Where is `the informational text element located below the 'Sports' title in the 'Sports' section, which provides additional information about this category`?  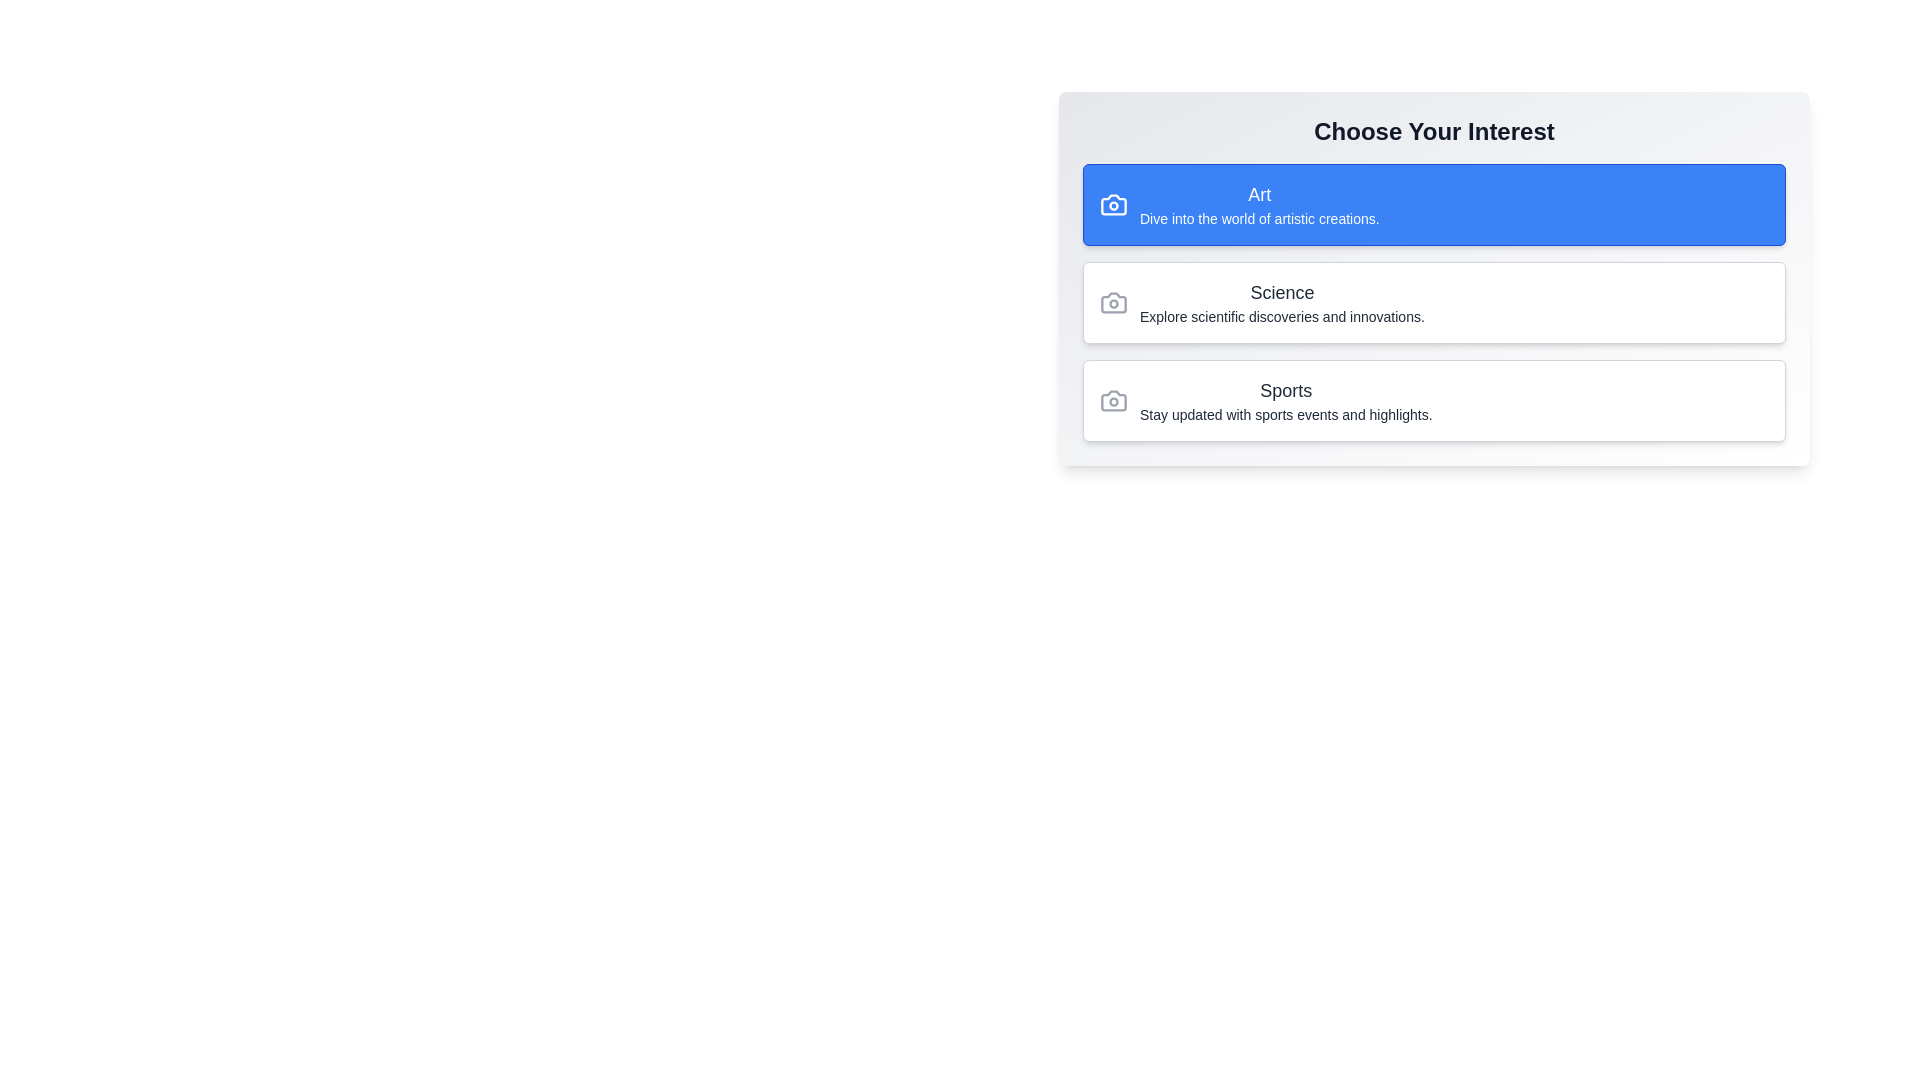 the informational text element located below the 'Sports' title in the 'Sports' section, which provides additional information about this category is located at coordinates (1286, 414).